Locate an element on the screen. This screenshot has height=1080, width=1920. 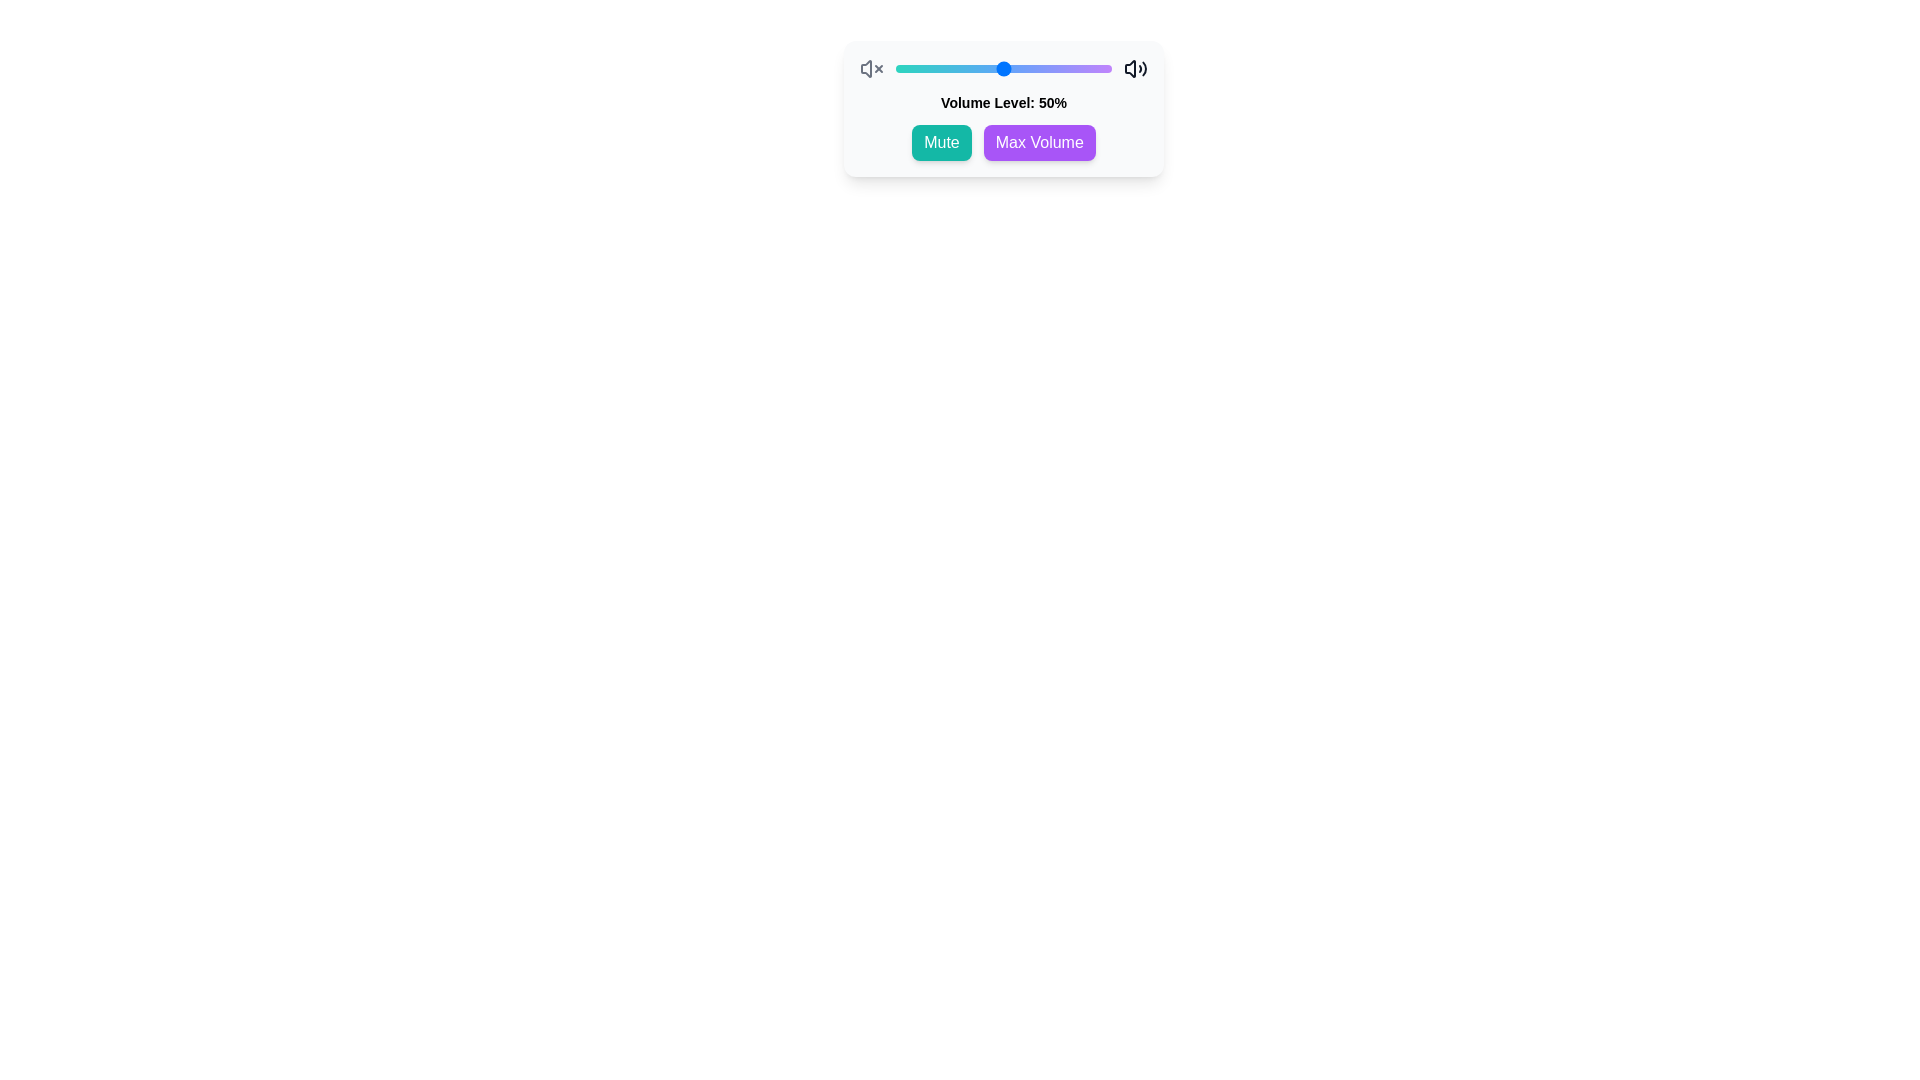
'Max Volume' button to set the volume to the maximum level is located at coordinates (1039, 141).